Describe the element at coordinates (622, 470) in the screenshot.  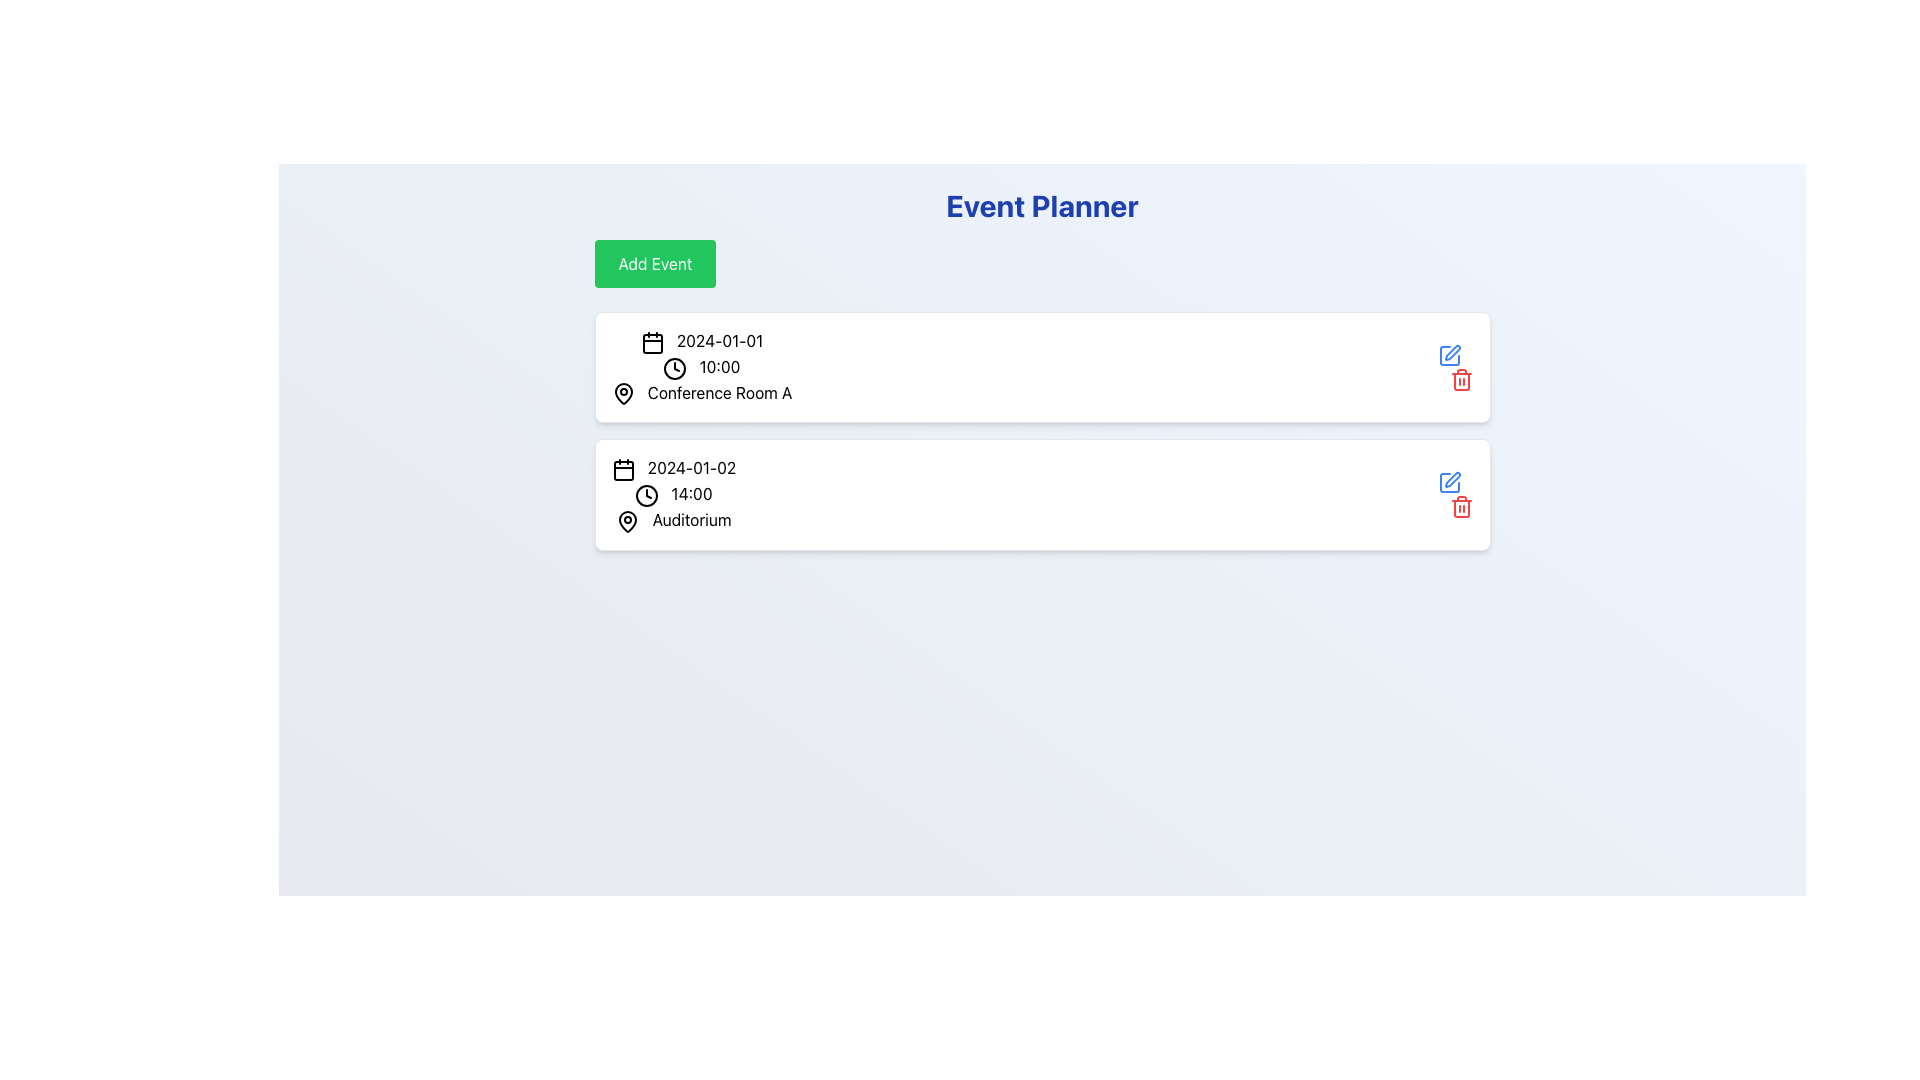
I see `the calendar icon that is positioned at the beginning of the second event entry, aligned to the left of the date '2024-01-02'` at that location.